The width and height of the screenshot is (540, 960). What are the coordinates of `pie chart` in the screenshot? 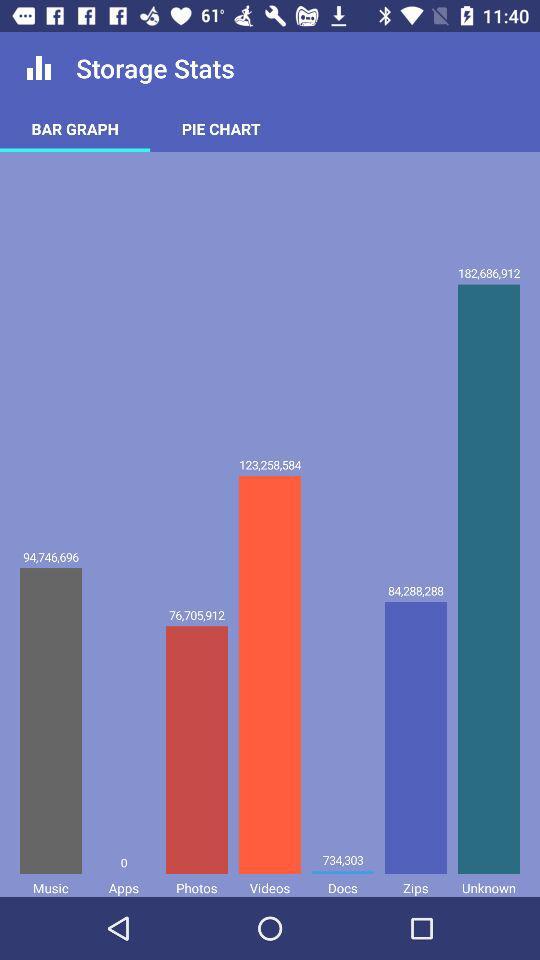 It's located at (220, 127).